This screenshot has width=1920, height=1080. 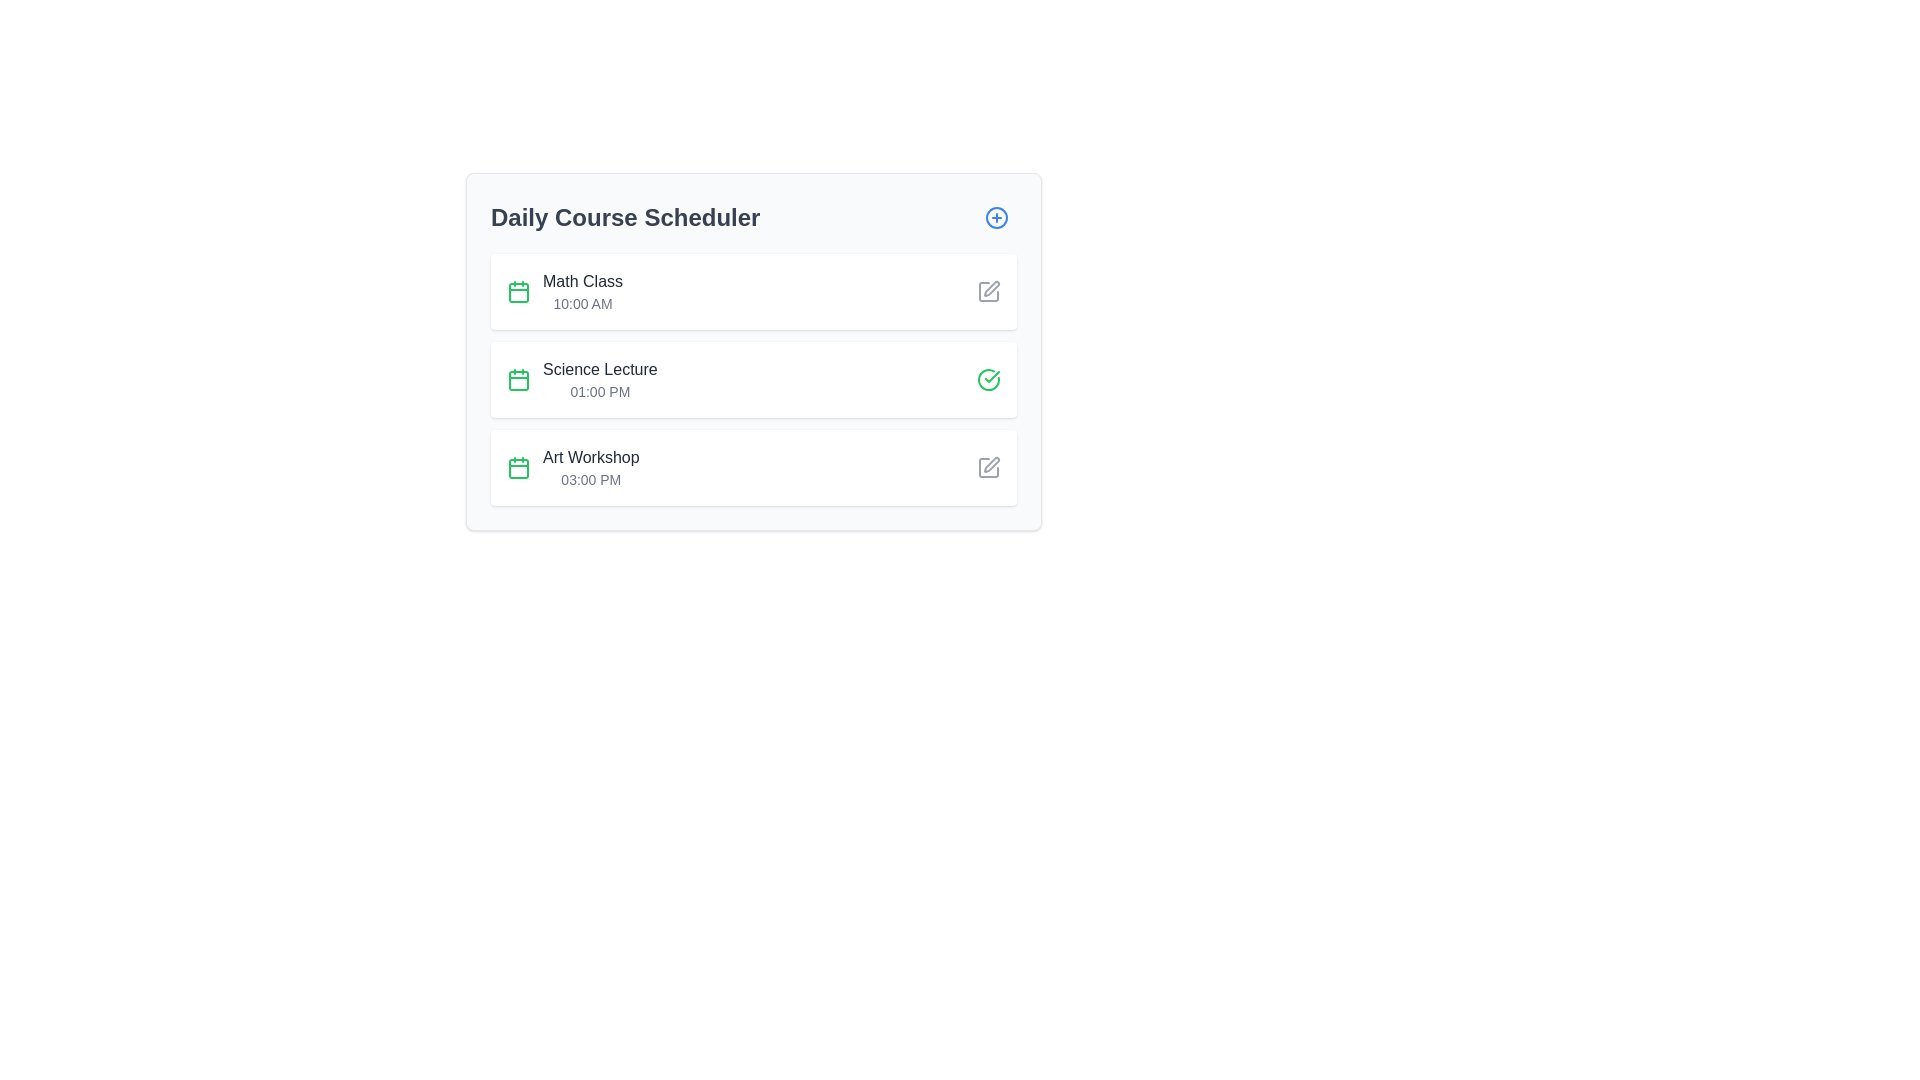 I want to click on the Static text label that serves as the title for the event in the Daily Course Scheduler, located centrally in the interface, so click(x=599, y=370).